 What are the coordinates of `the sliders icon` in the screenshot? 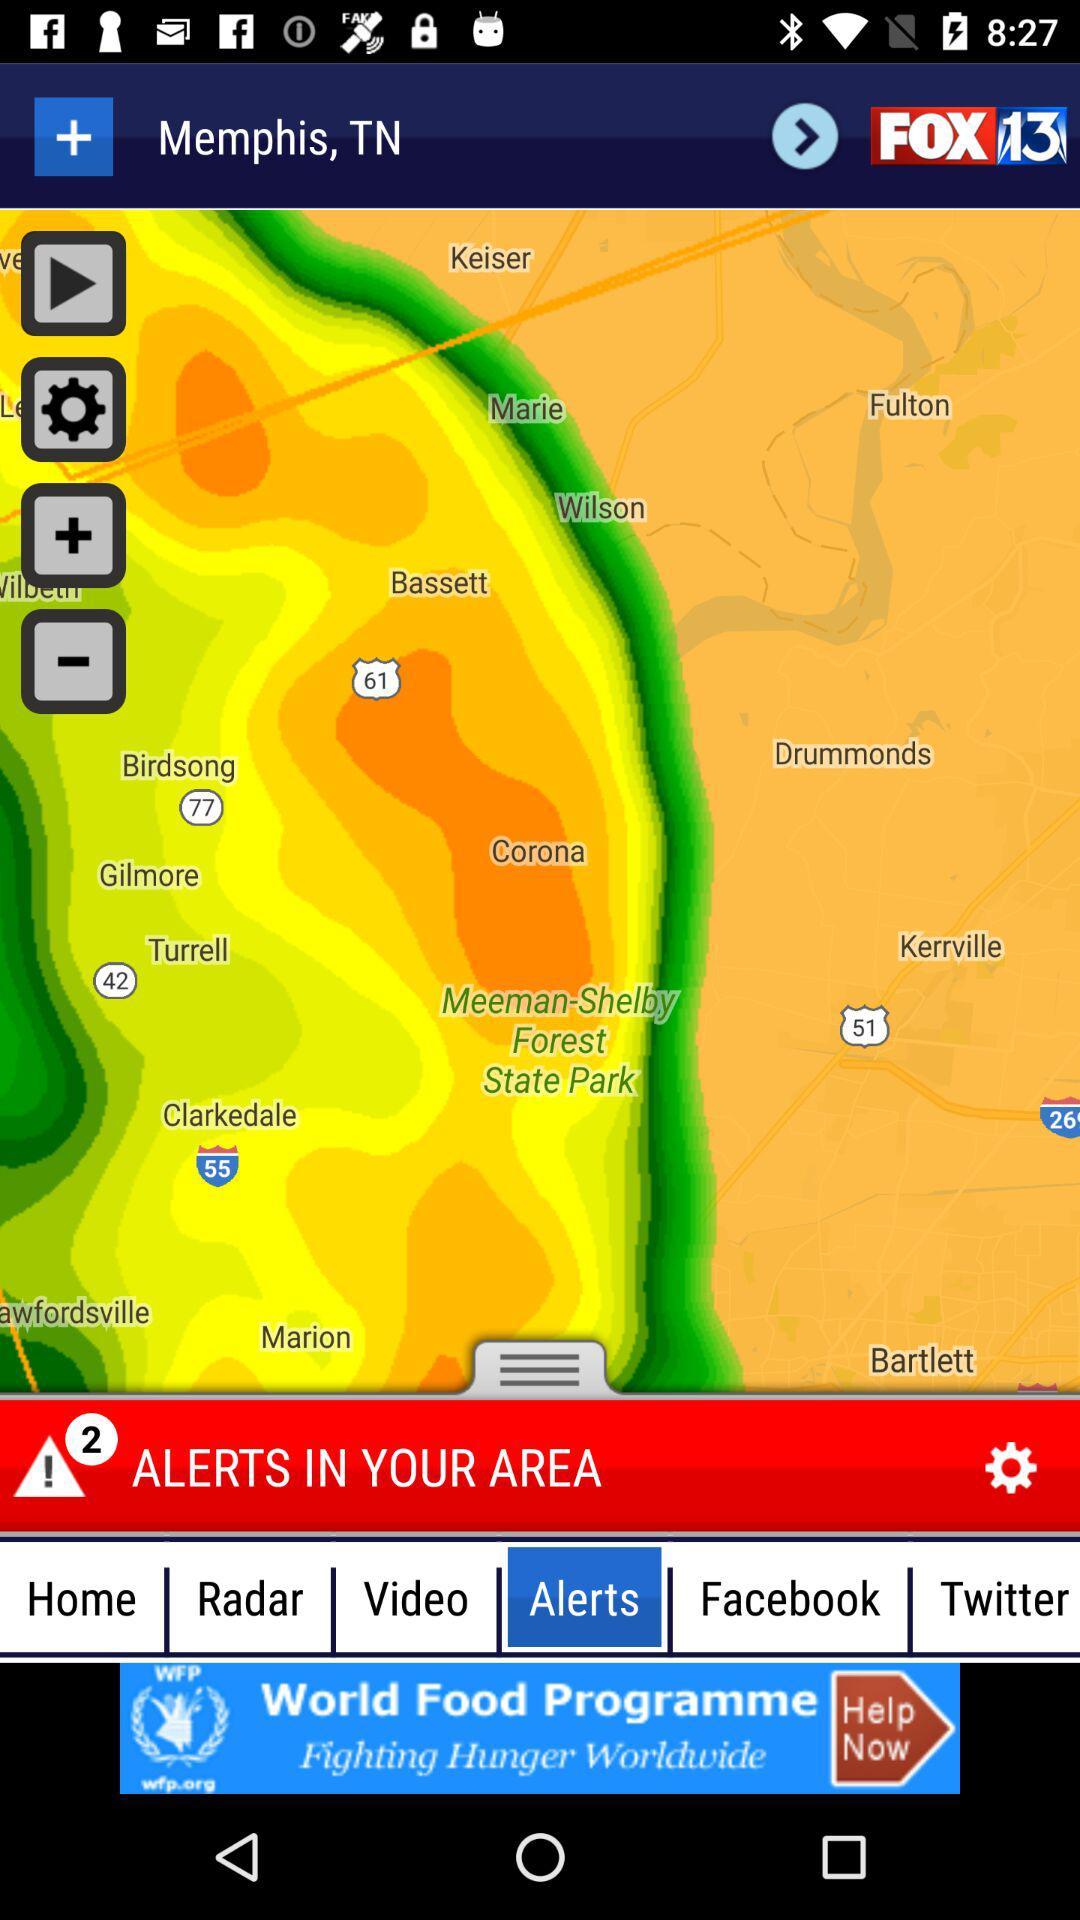 It's located at (967, 135).